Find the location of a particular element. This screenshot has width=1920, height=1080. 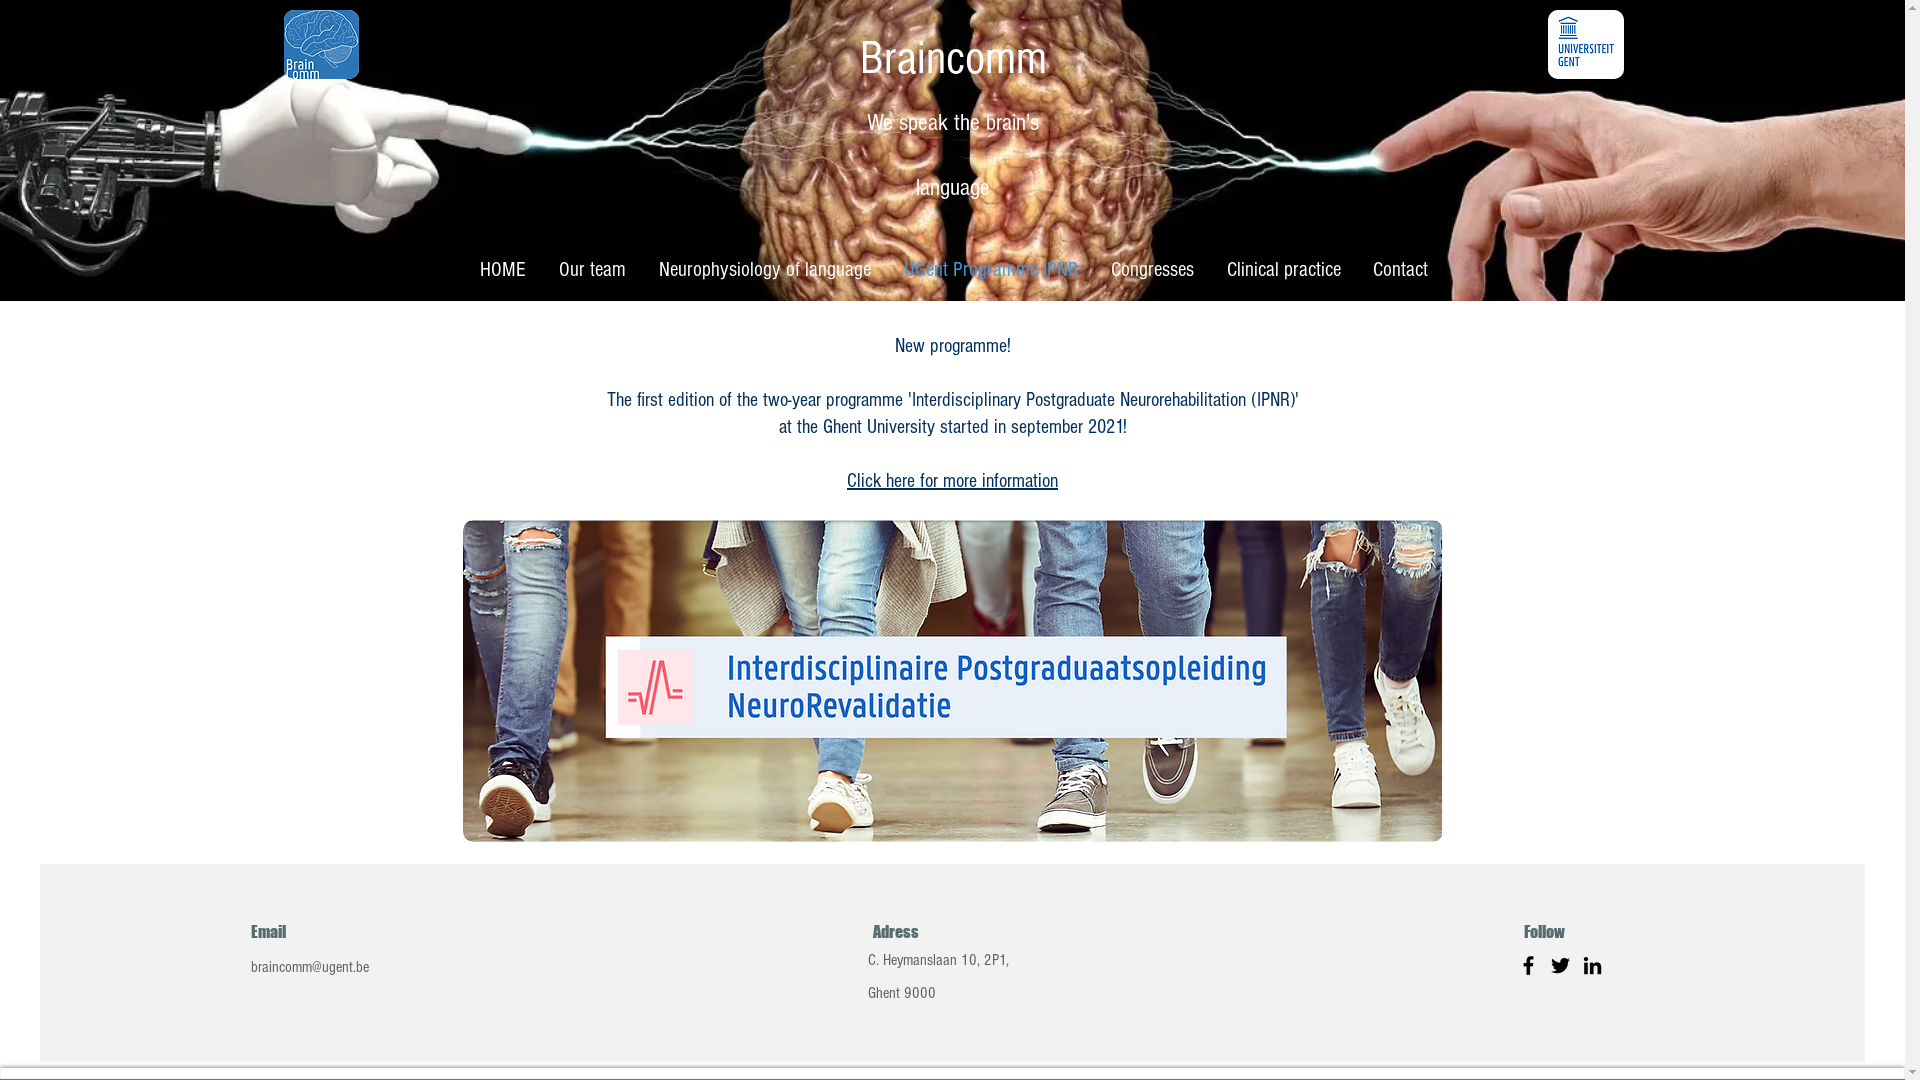

'C. Heymanslaan 10, 2P1,' is located at coordinates (937, 959).